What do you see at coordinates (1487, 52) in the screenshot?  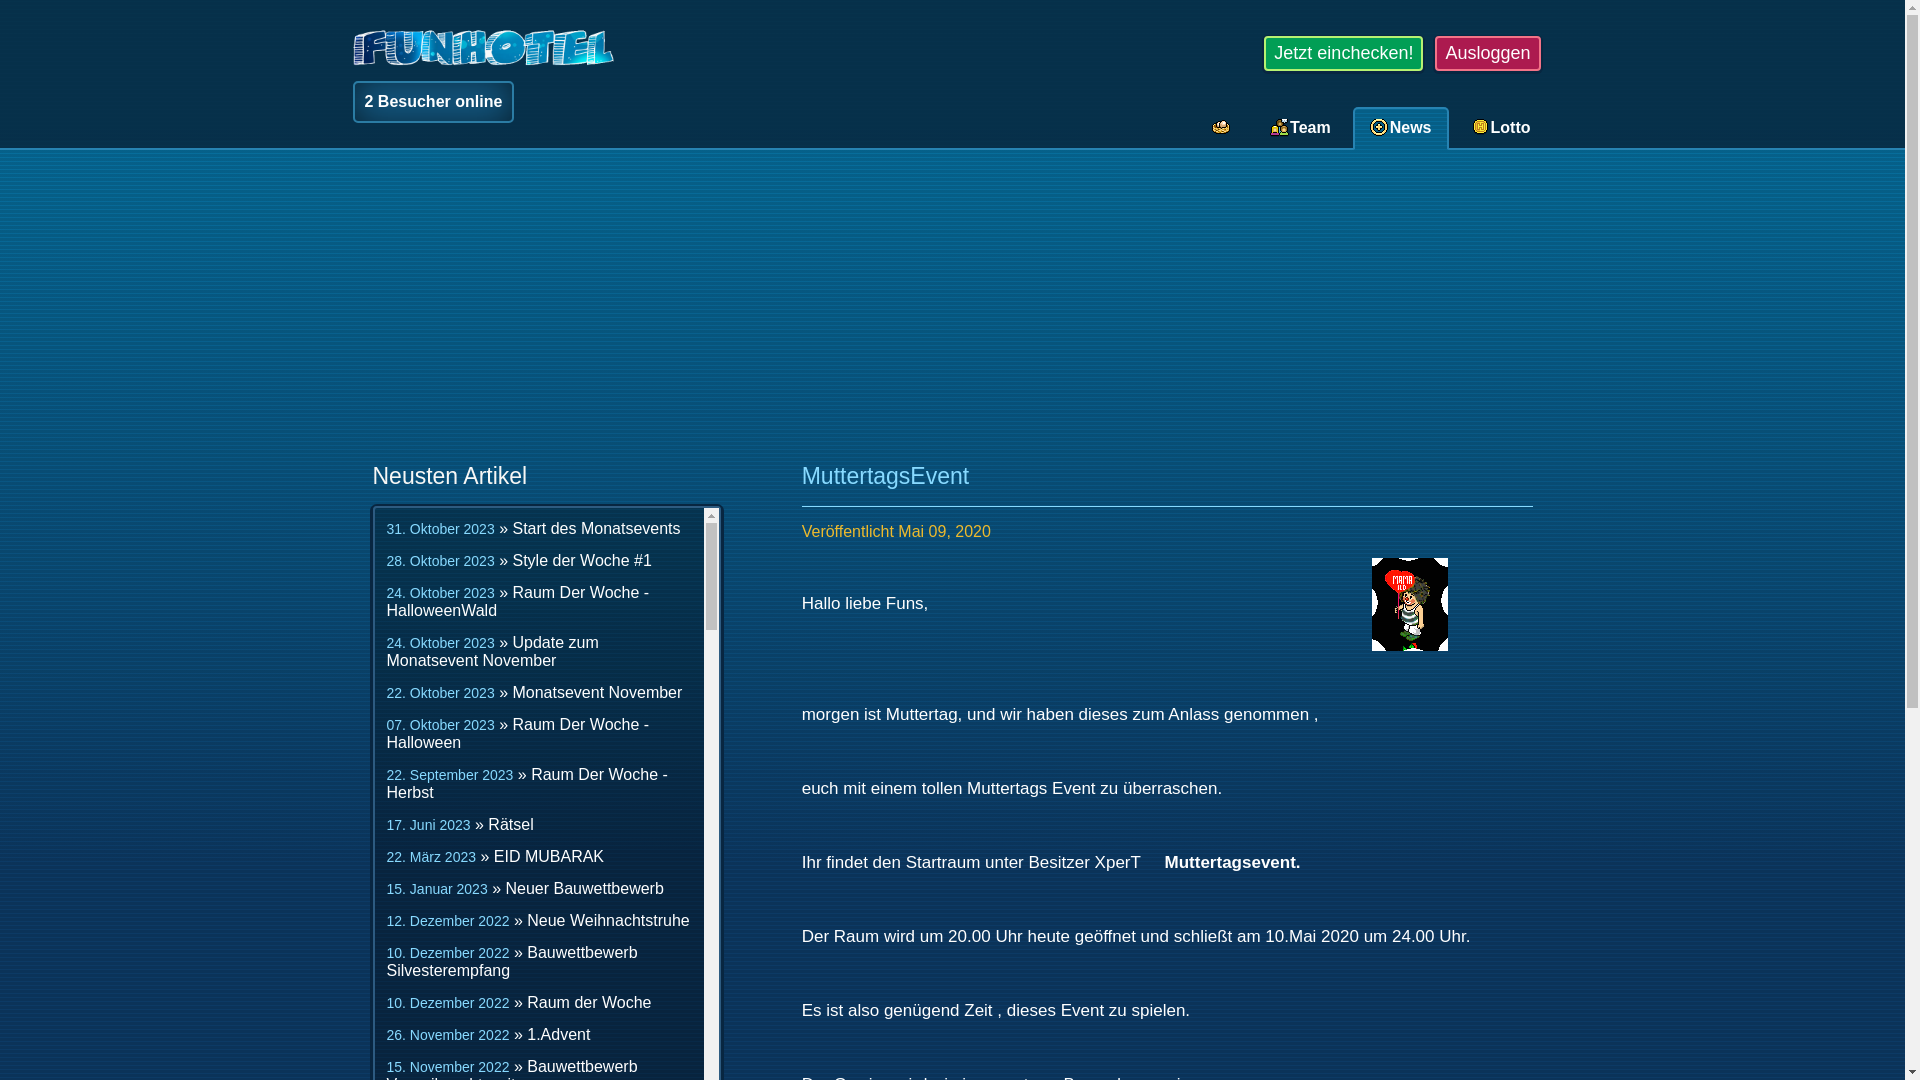 I see `'Ausloggen'` at bounding box center [1487, 52].